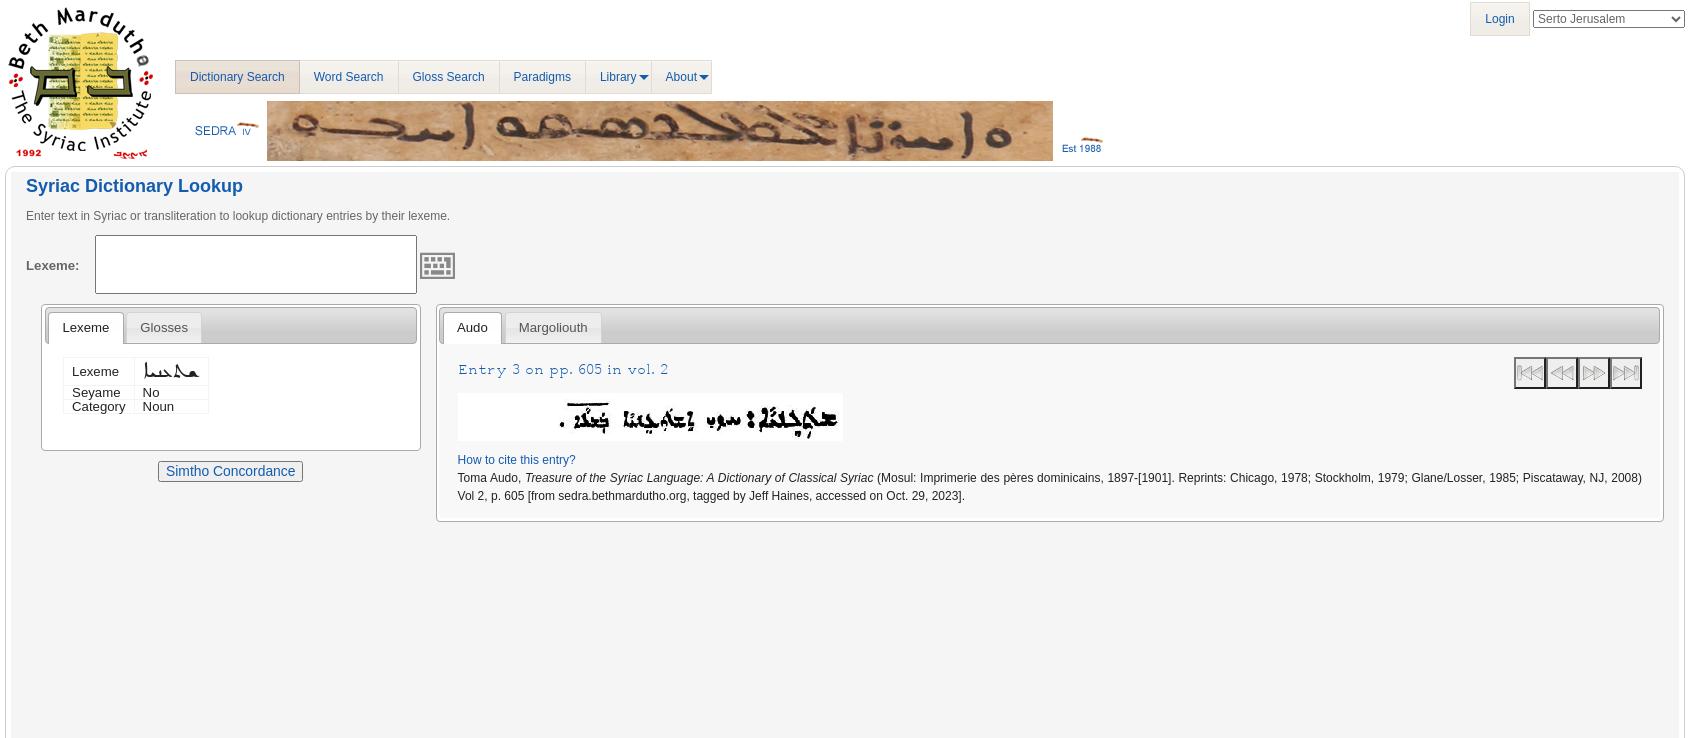  Describe the element at coordinates (134, 184) in the screenshot. I see `'Syriac Dictionary Lookup'` at that location.